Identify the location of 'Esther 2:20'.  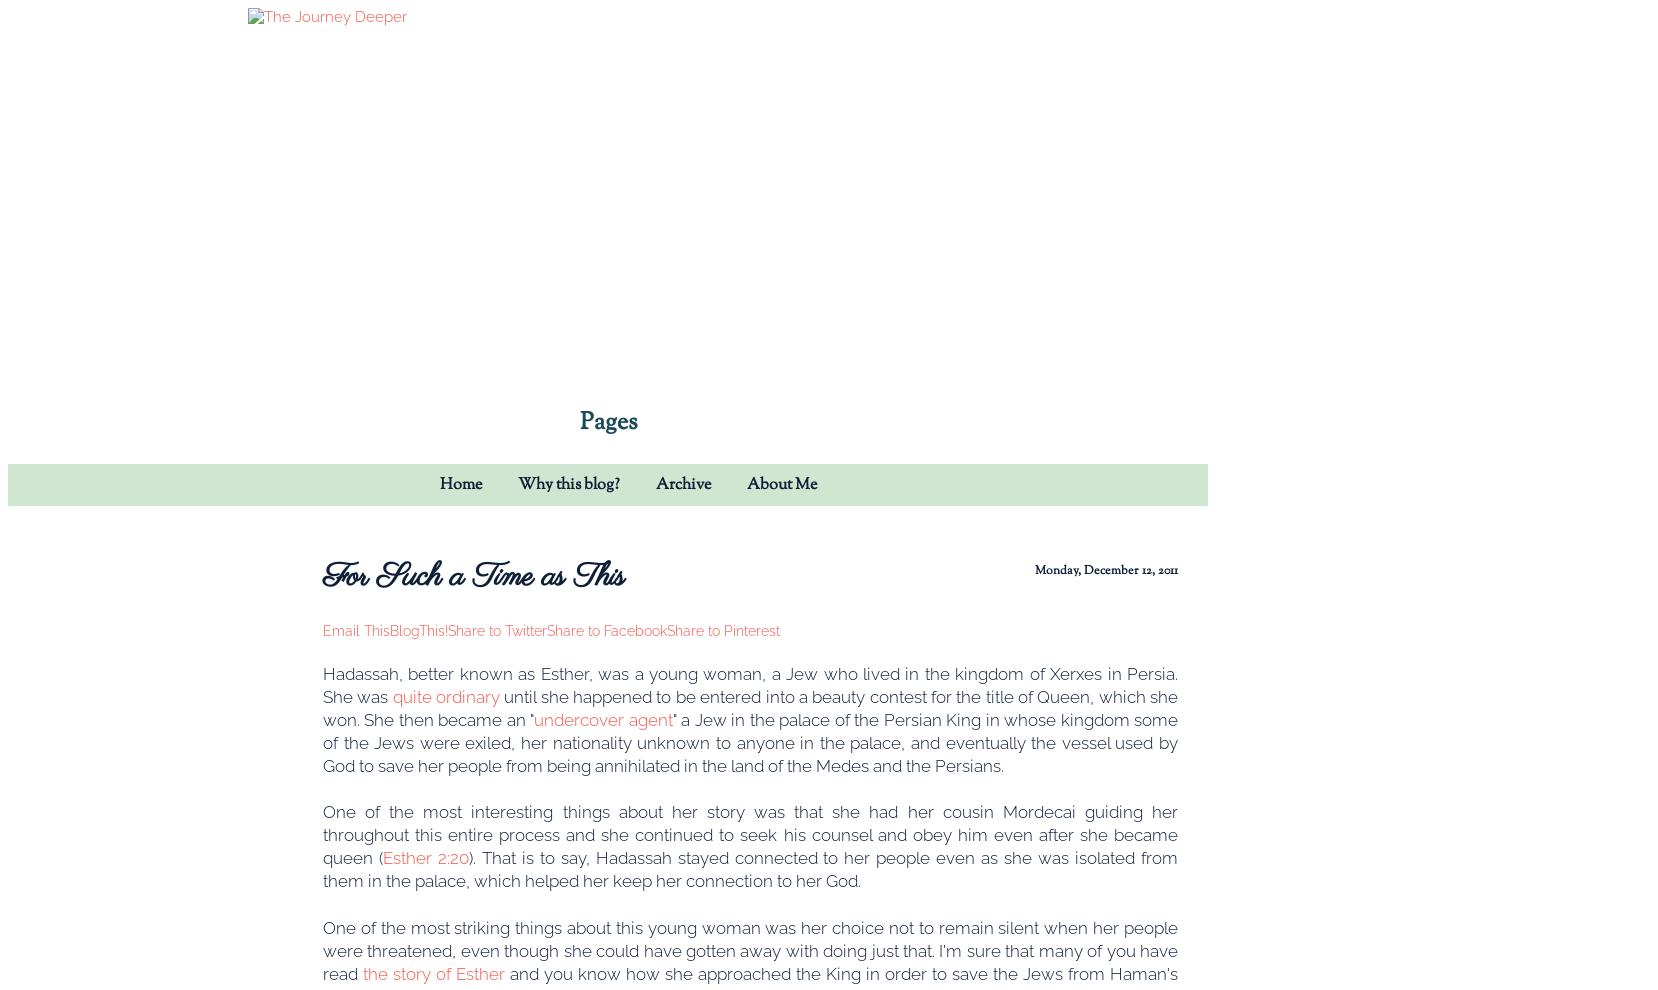
(381, 858).